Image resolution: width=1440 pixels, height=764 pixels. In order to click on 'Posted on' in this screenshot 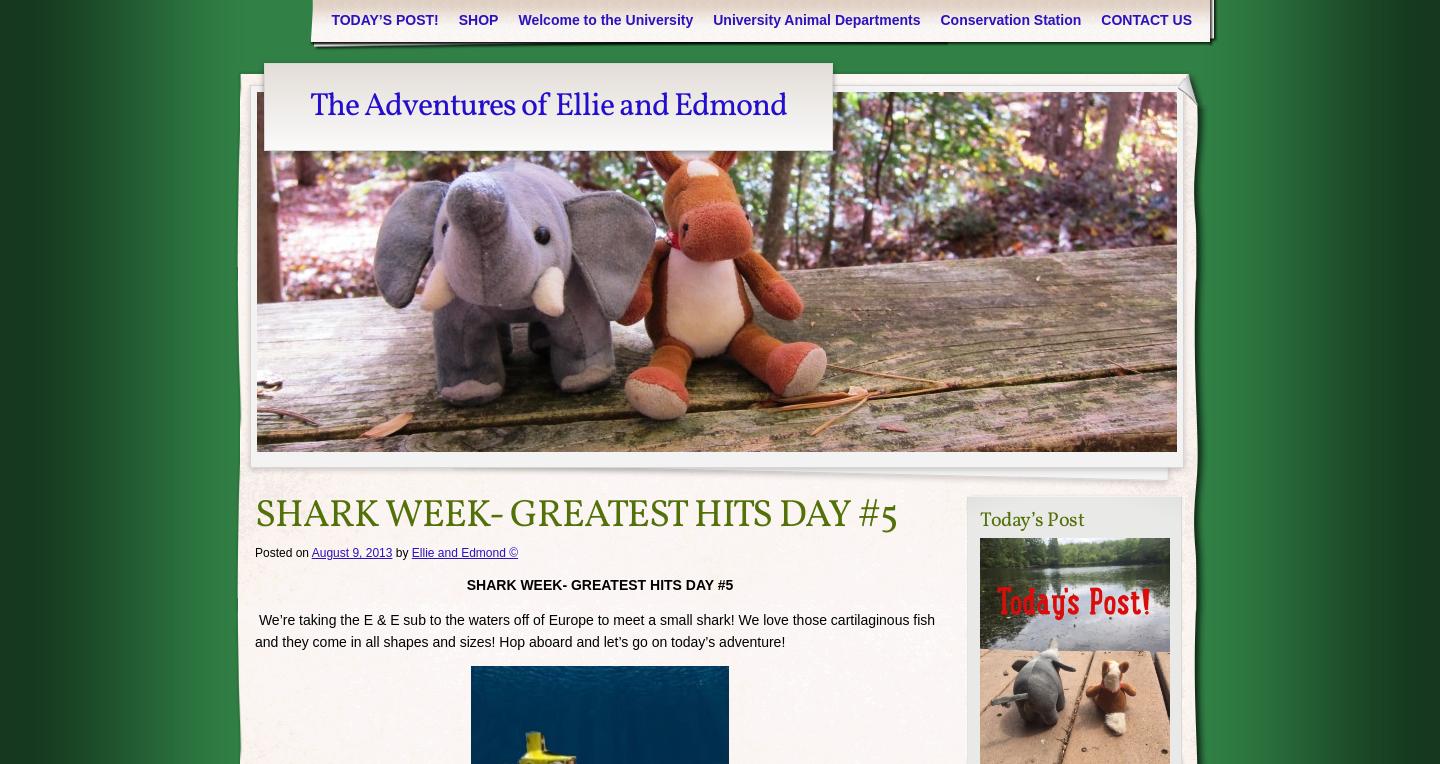, I will do `click(254, 552)`.